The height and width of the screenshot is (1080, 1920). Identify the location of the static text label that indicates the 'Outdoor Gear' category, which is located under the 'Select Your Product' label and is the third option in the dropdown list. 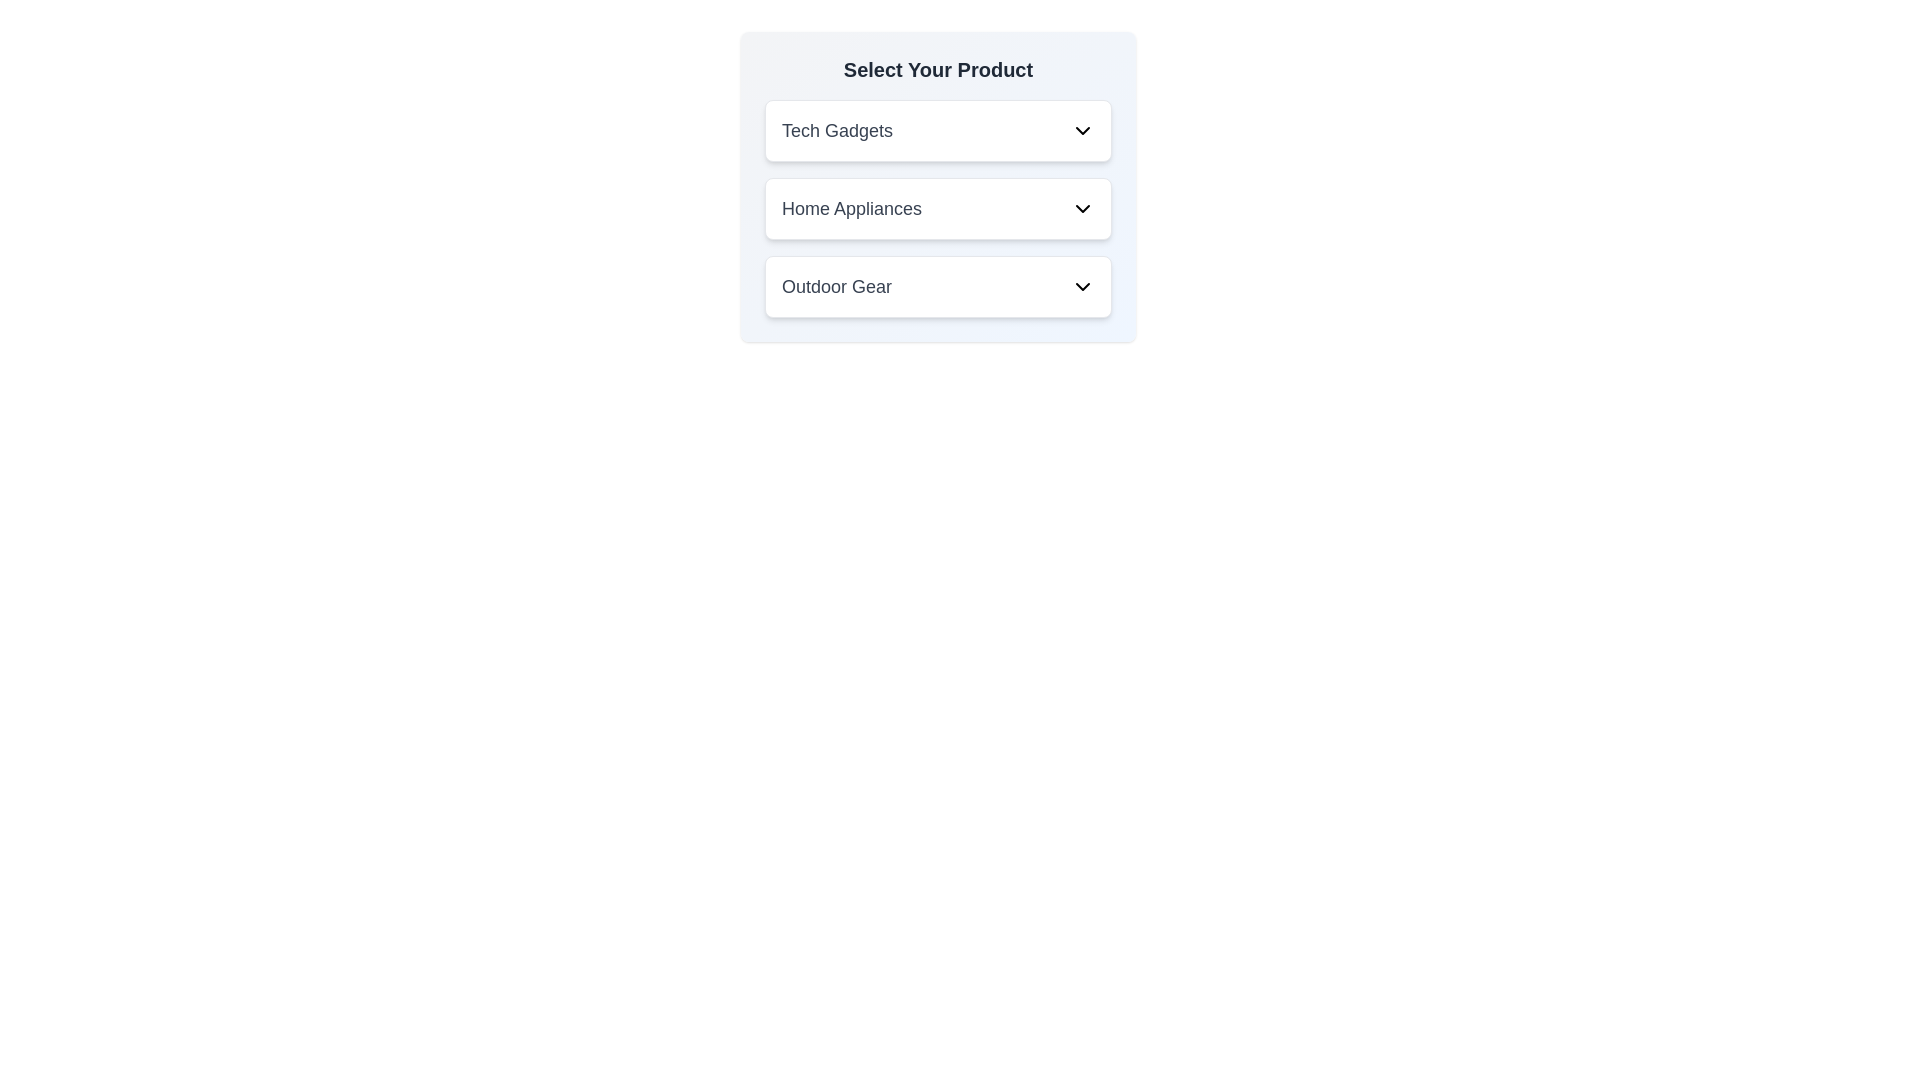
(837, 286).